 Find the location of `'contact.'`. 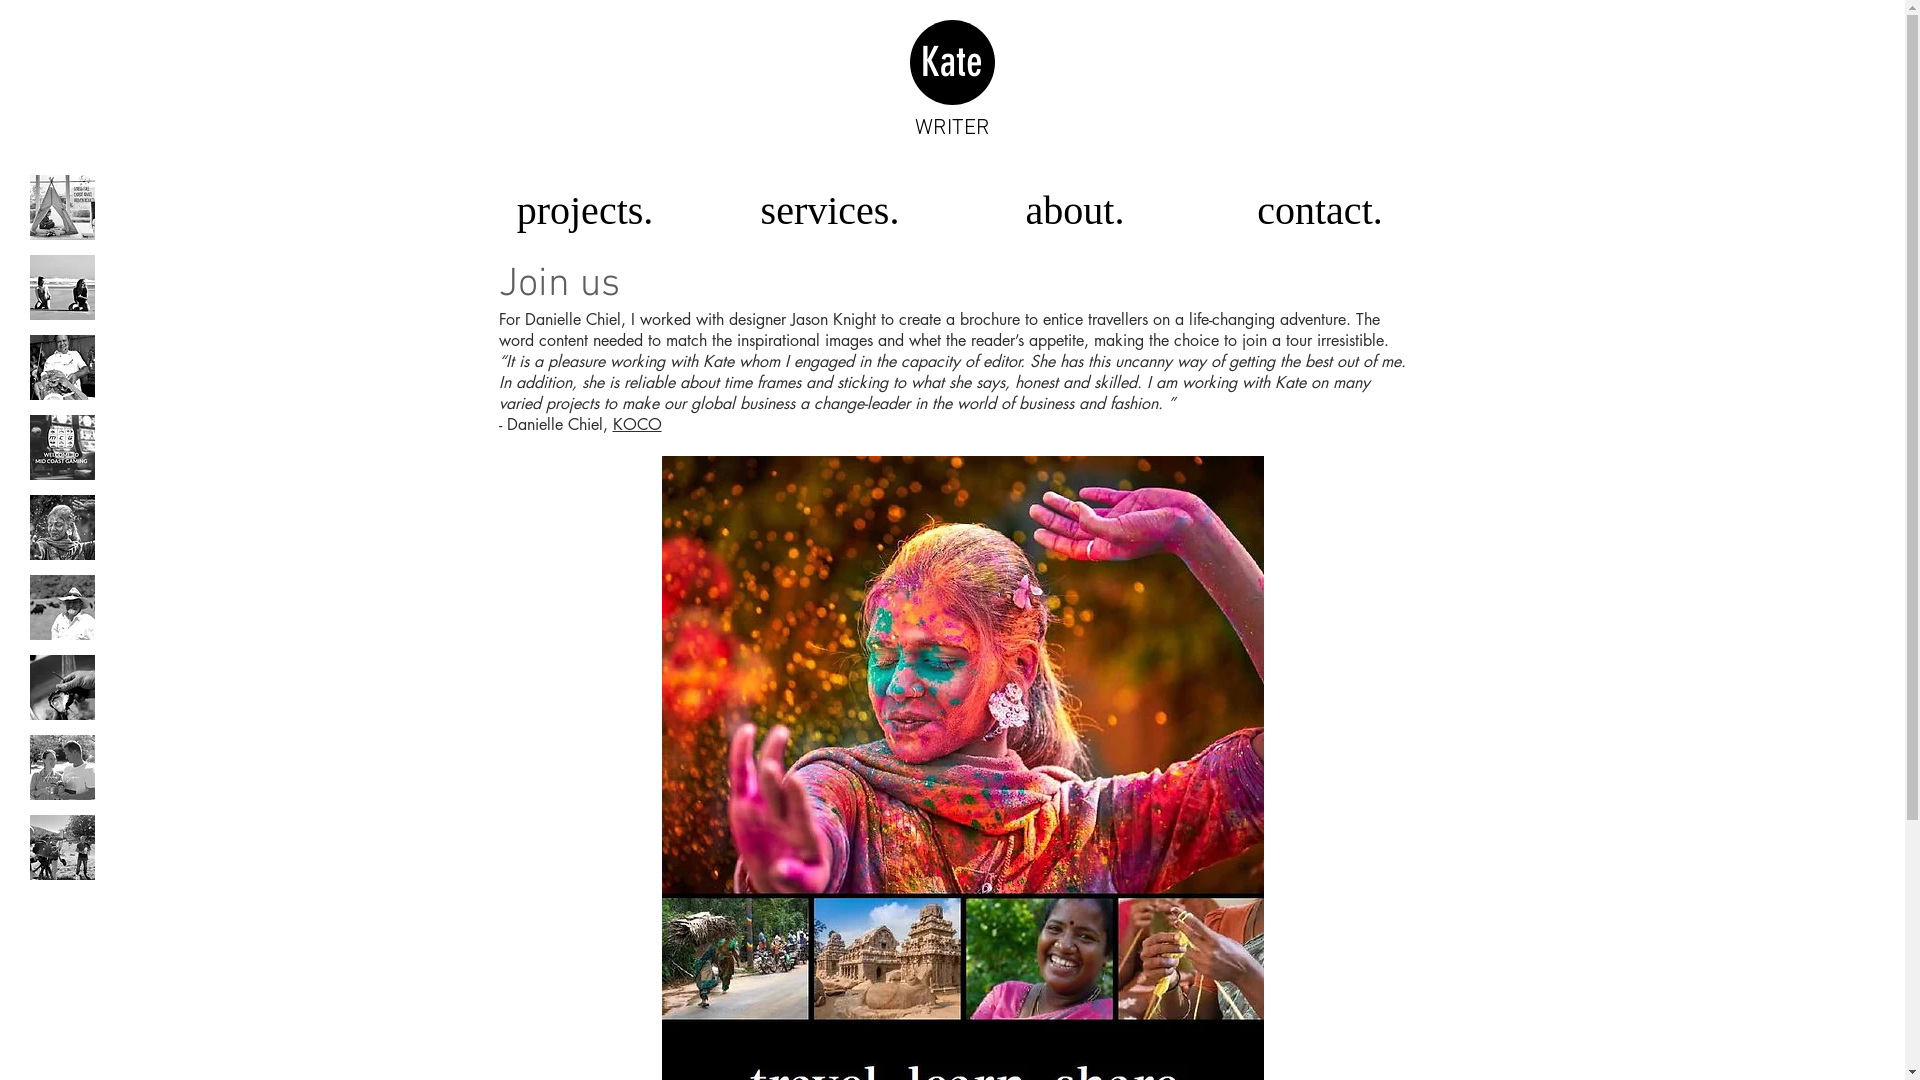

'contact.' is located at coordinates (1320, 210).